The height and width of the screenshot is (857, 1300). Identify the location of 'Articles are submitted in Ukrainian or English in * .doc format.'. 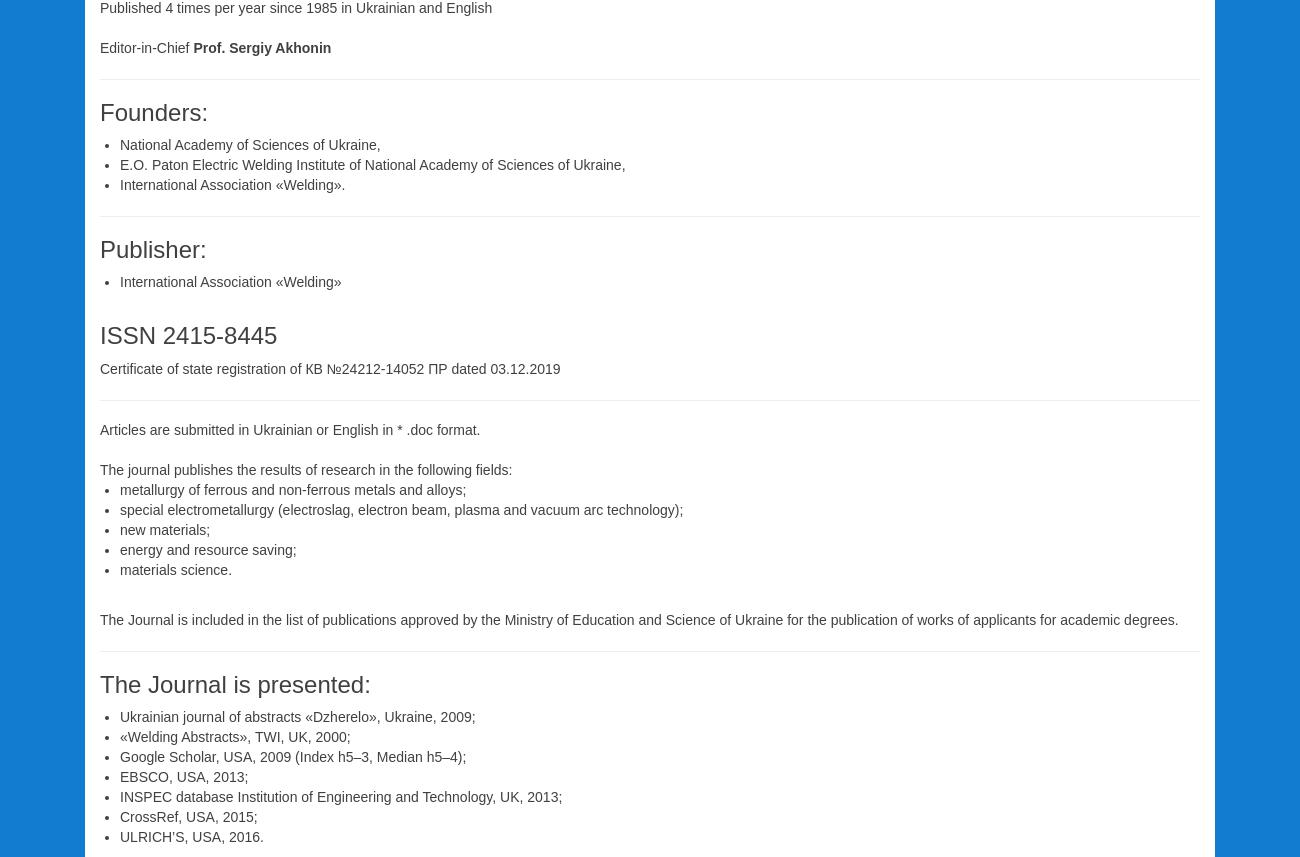
(290, 428).